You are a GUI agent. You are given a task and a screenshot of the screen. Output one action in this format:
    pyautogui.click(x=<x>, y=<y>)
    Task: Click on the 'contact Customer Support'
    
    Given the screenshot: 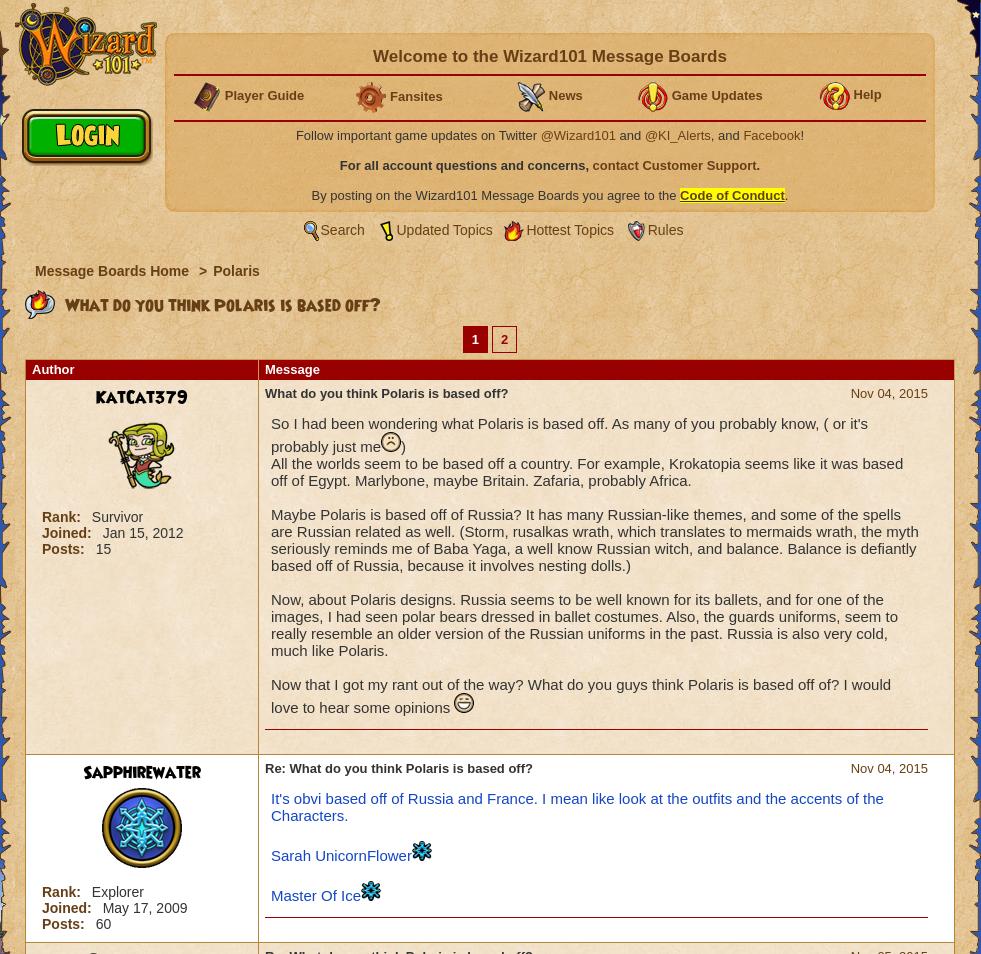 What is the action you would take?
    pyautogui.click(x=674, y=164)
    